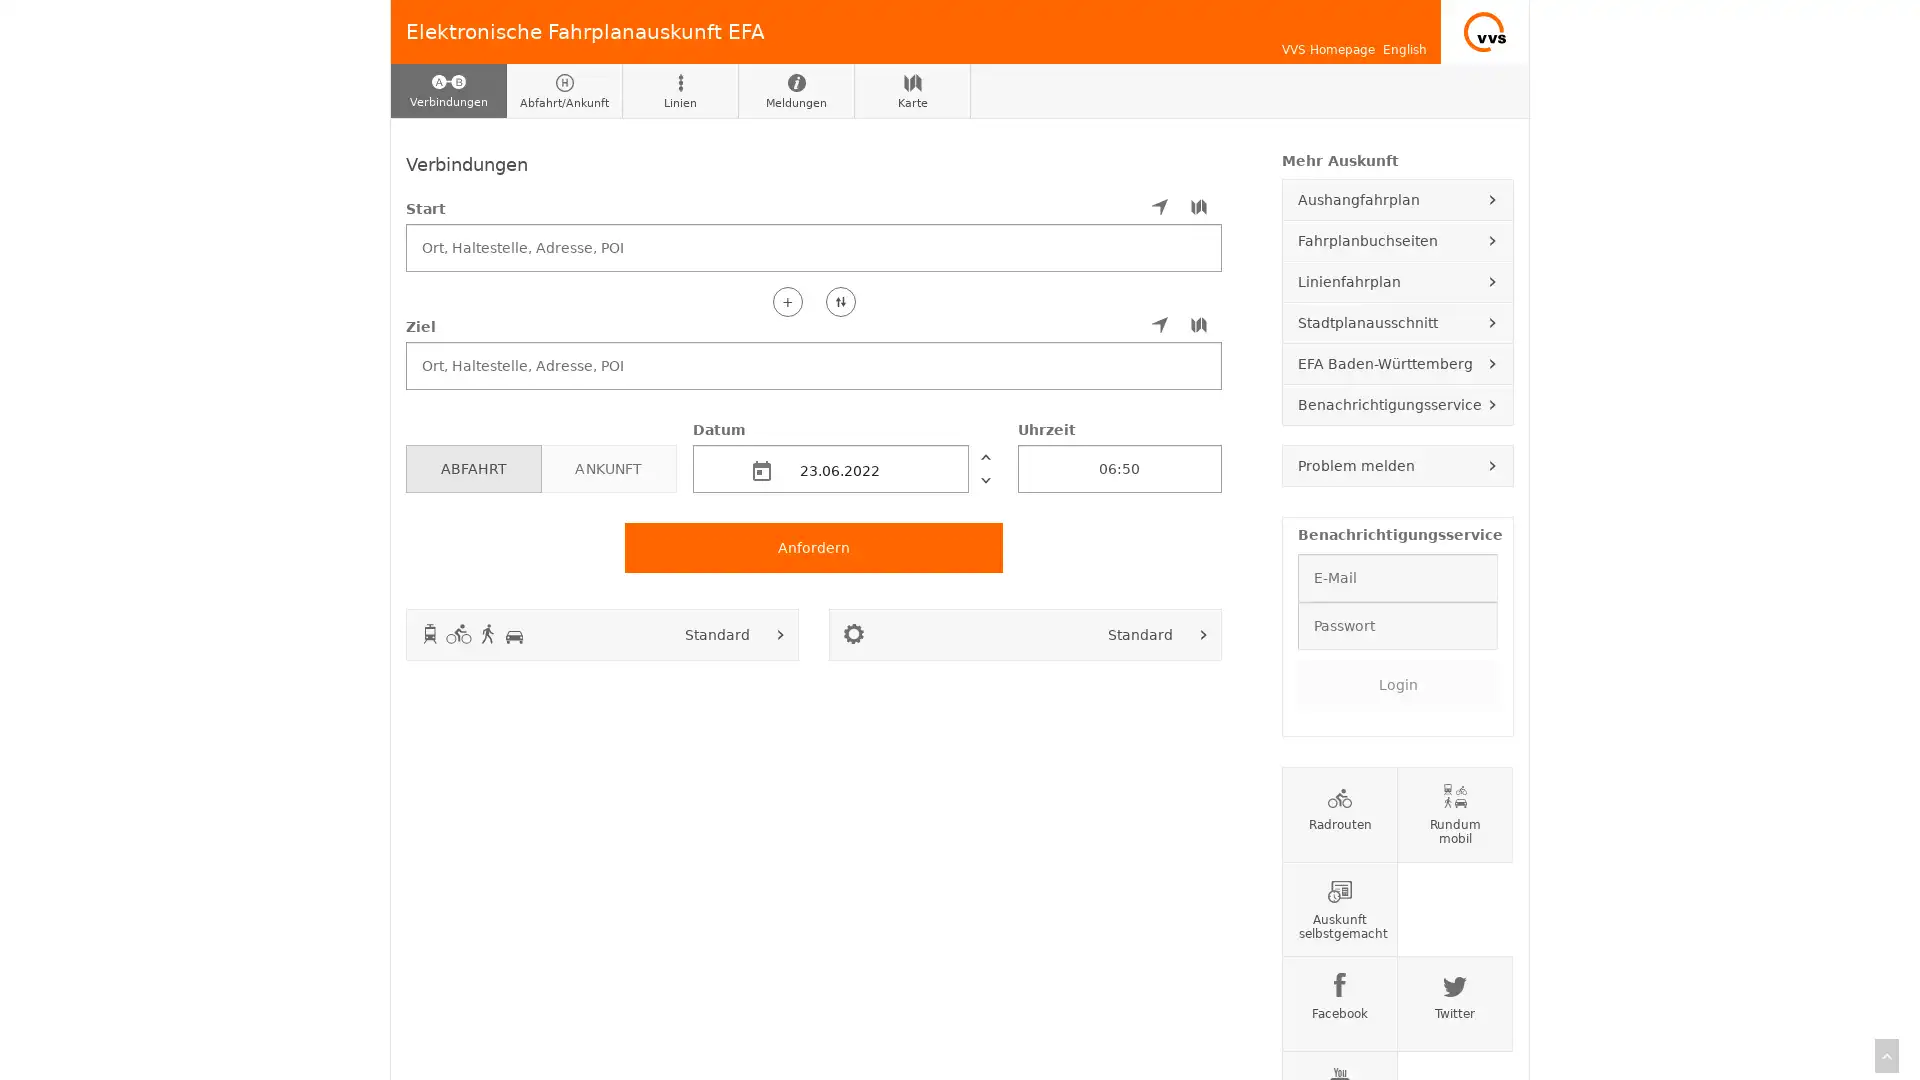 This screenshot has height=1080, width=1920. What do you see at coordinates (564, 91) in the screenshot?
I see `Abfahrt/Ankunft` at bounding box center [564, 91].